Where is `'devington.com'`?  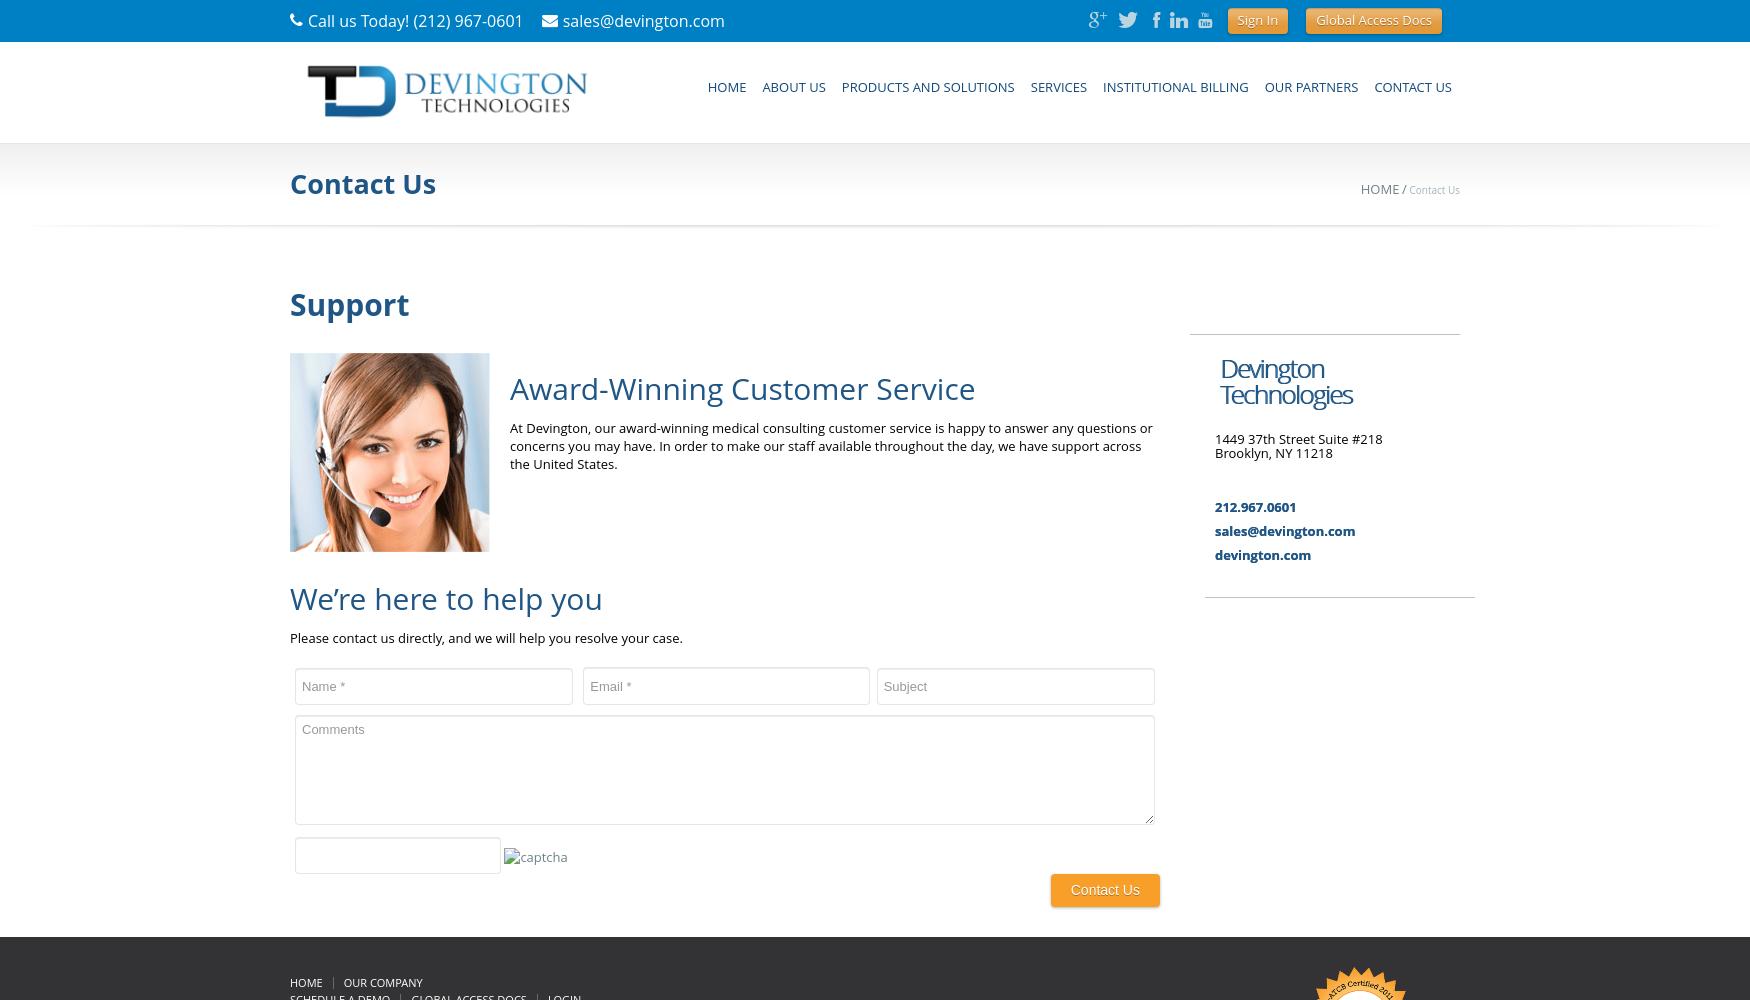 'devington.com' is located at coordinates (1261, 555).